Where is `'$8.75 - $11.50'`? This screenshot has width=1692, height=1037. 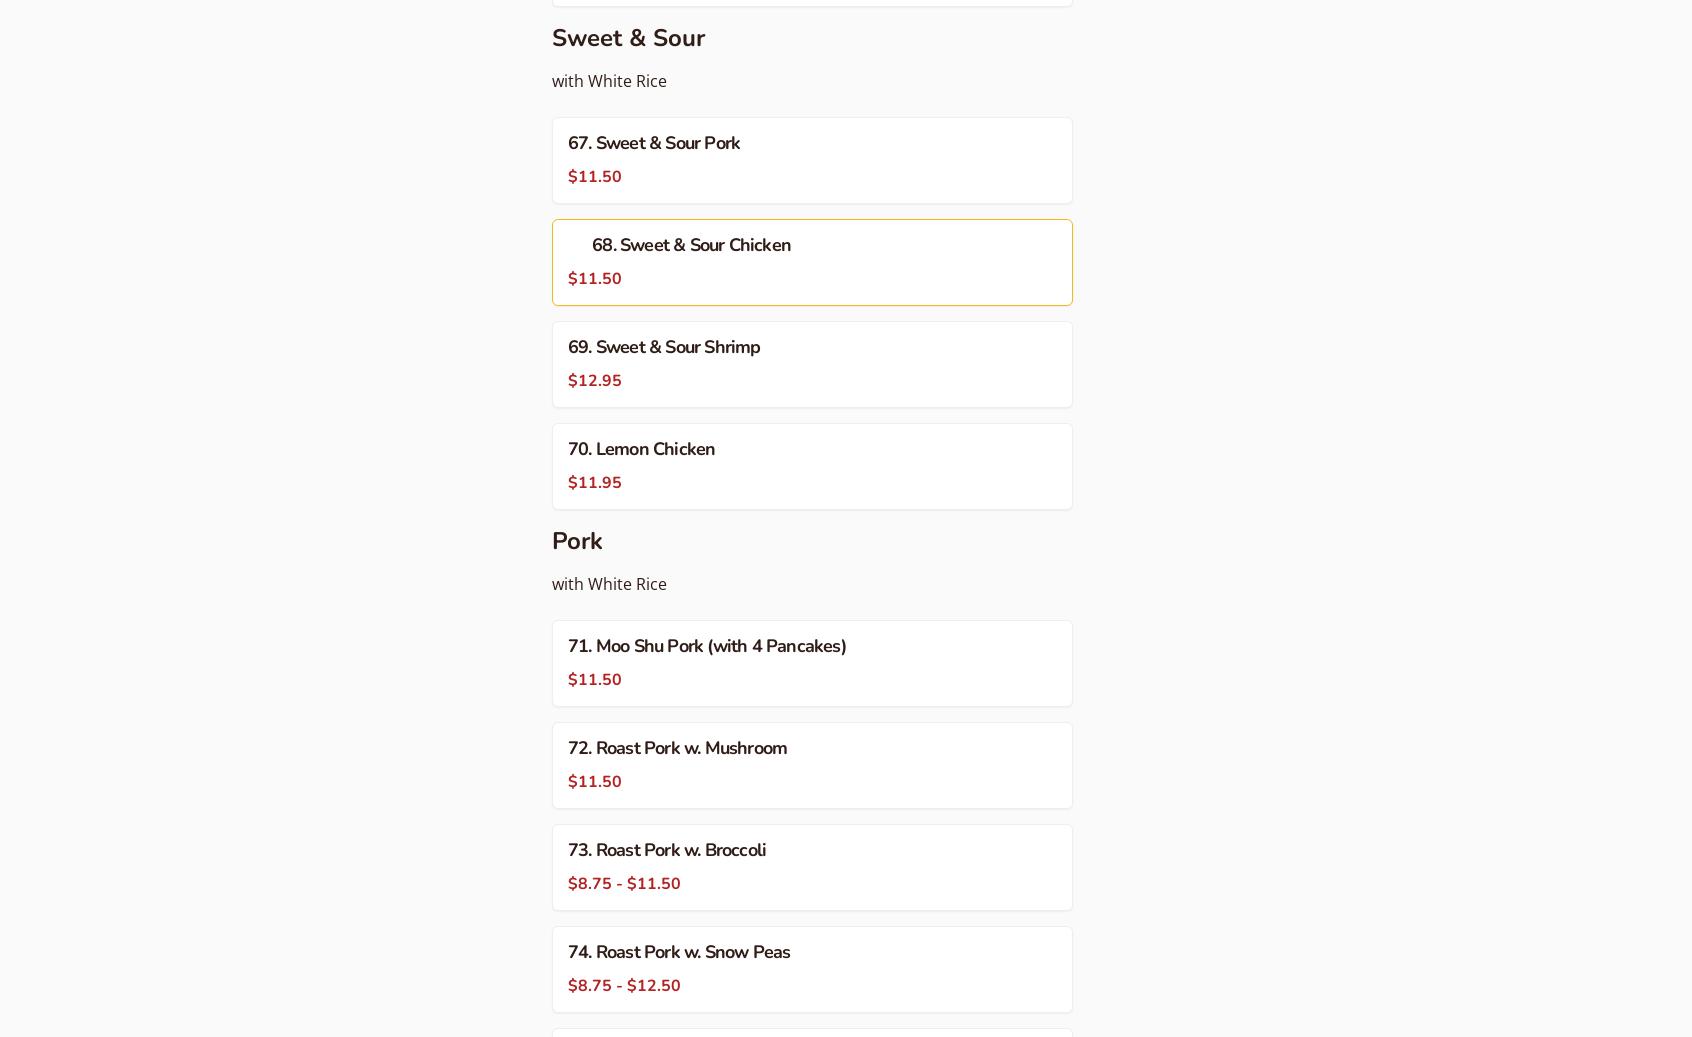 '$8.75 - $11.50' is located at coordinates (567, 884).